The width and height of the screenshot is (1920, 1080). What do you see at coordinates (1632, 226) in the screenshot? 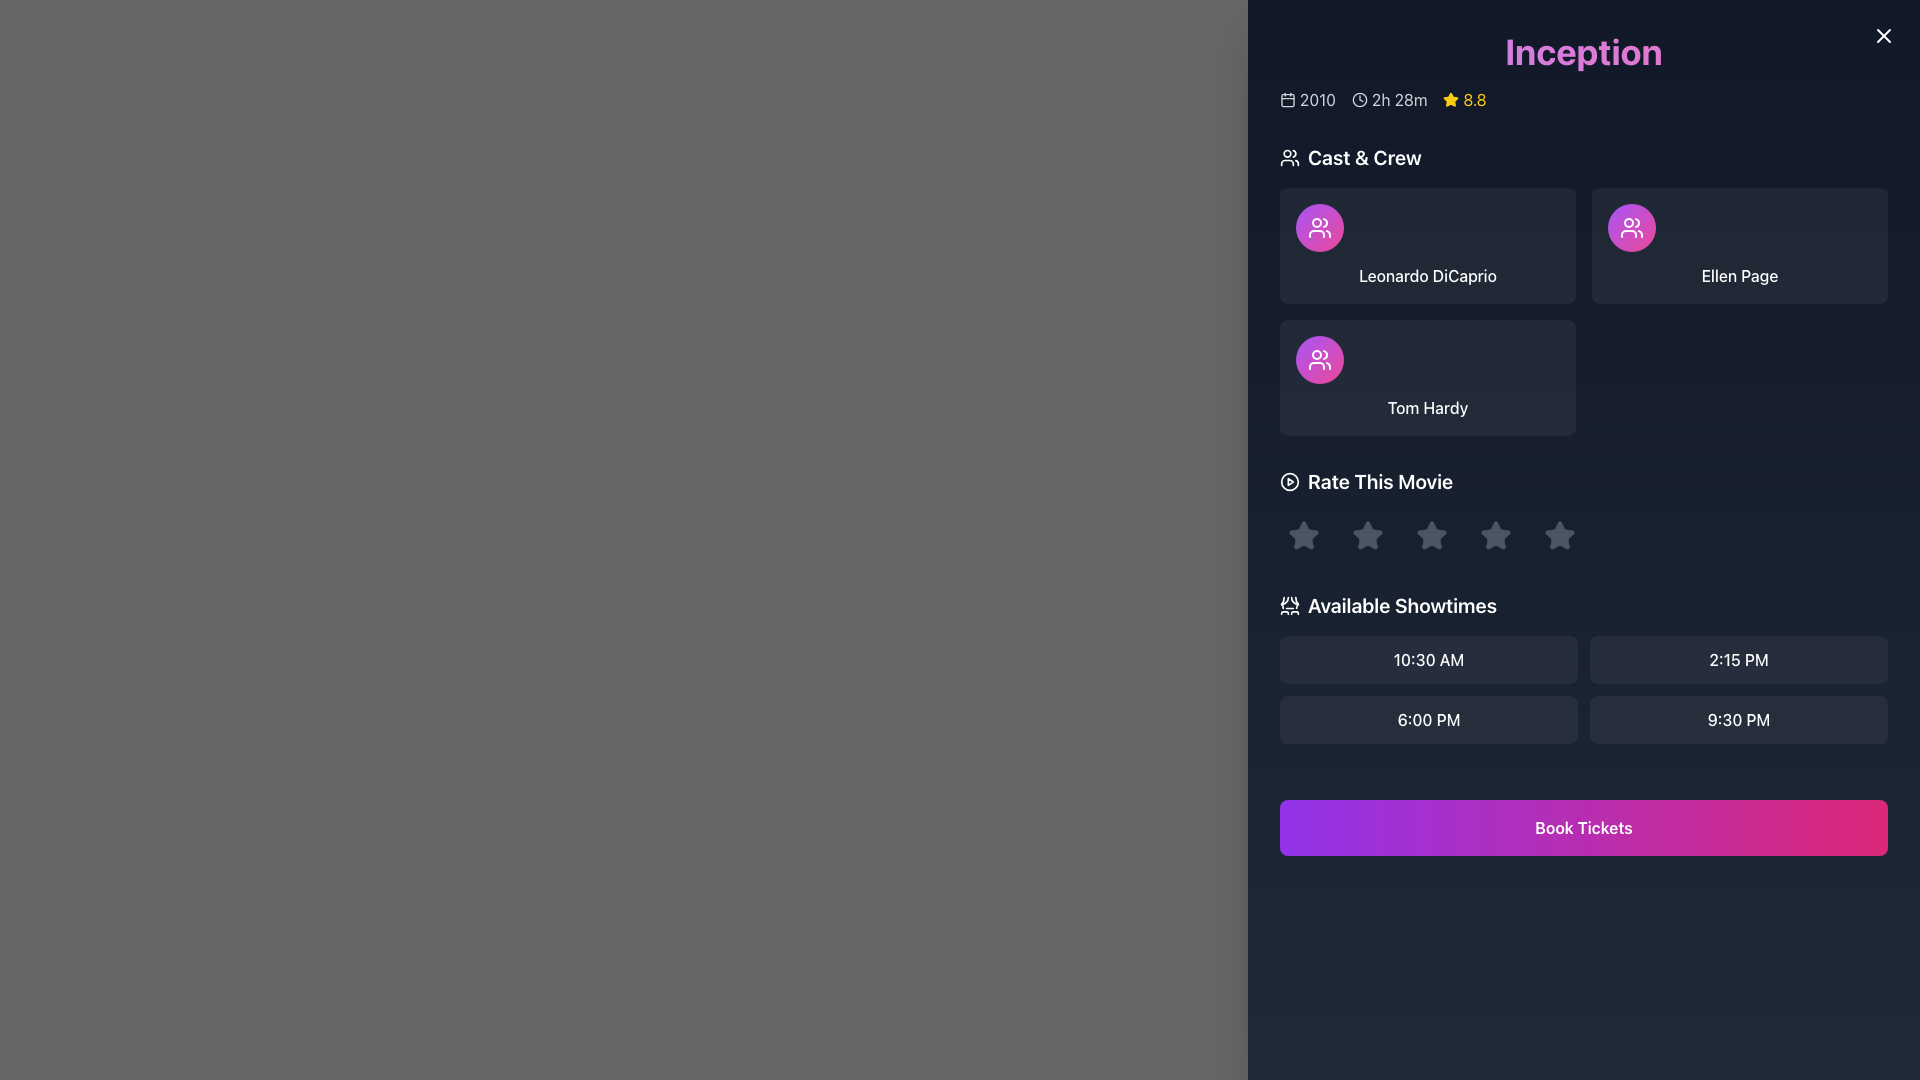
I see `the group icon in the top-right section of the interface, which features two rounded profiles on a pink/purple gradient circular background, located to the left of the 'Cast & Crew' title text` at bounding box center [1632, 226].